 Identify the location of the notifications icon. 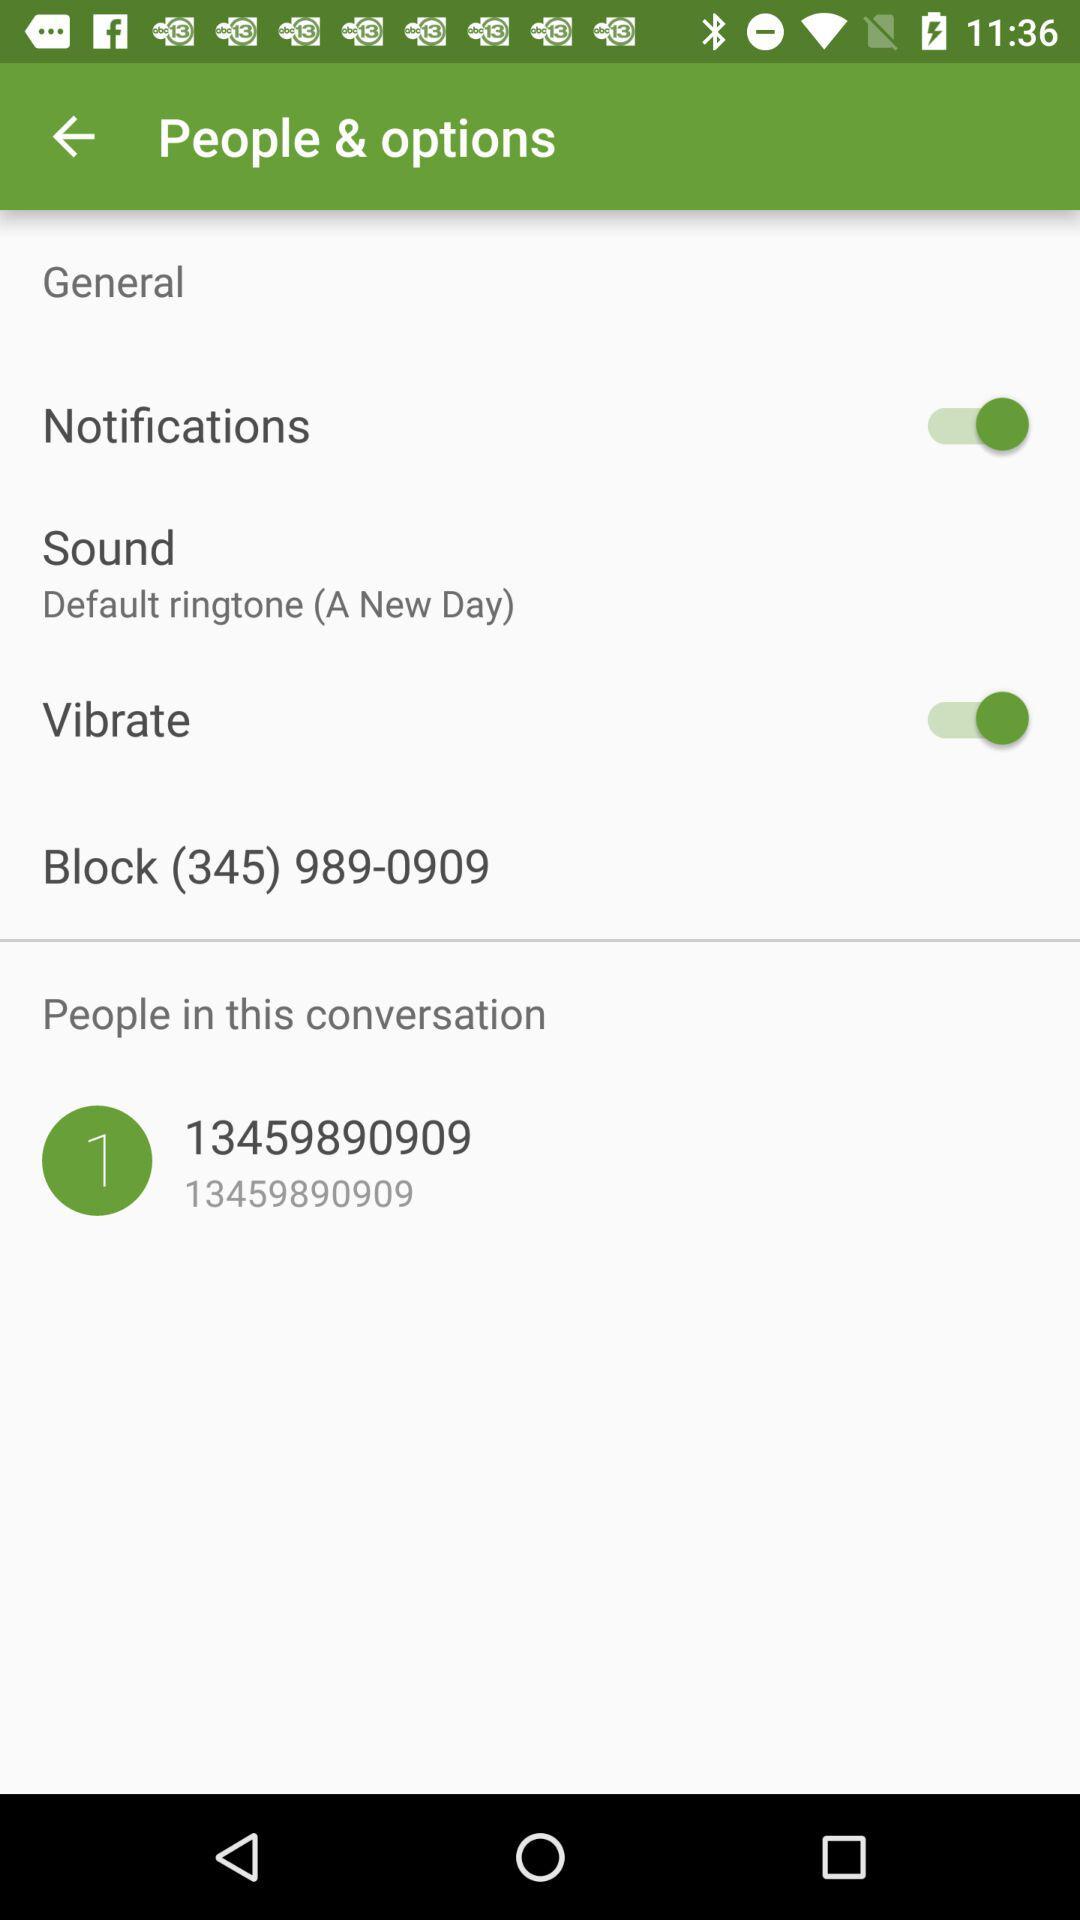
(477, 423).